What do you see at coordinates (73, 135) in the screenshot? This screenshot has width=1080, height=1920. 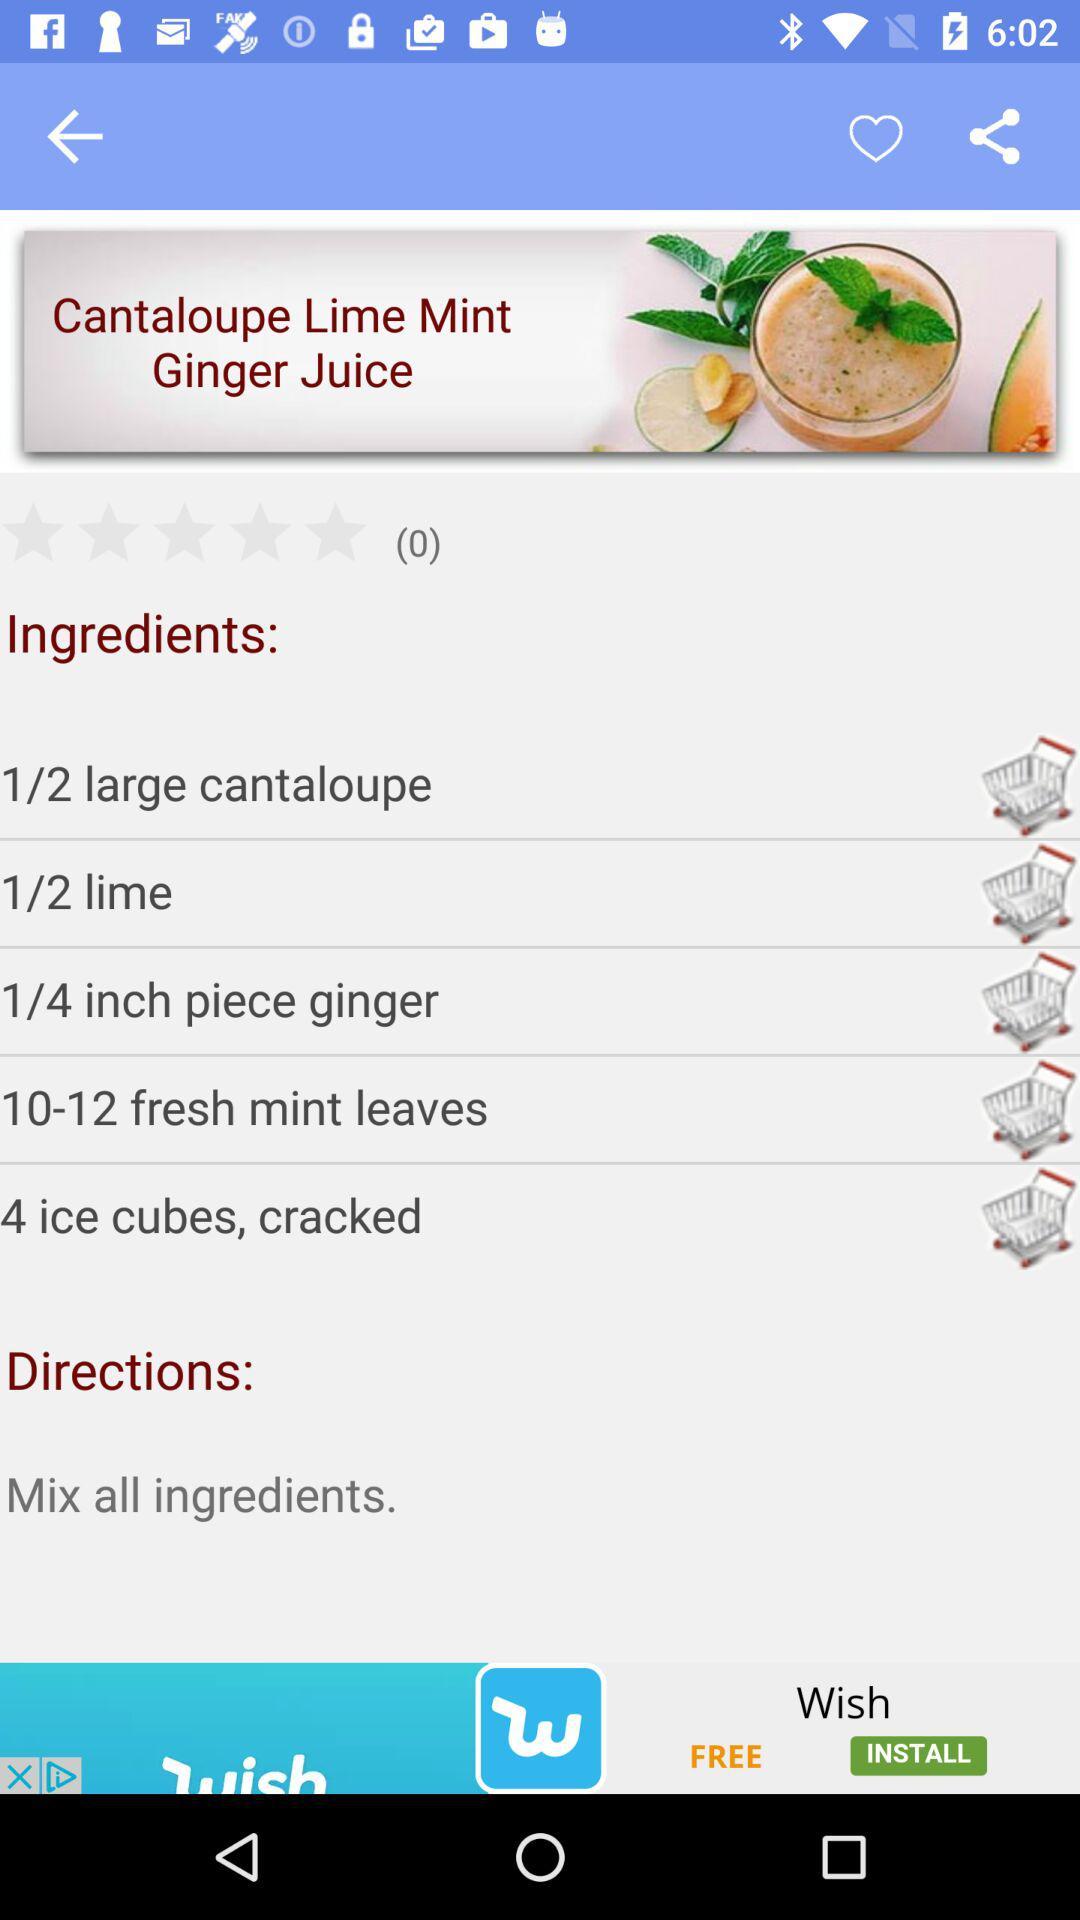 I see `go back` at bounding box center [73, 135].